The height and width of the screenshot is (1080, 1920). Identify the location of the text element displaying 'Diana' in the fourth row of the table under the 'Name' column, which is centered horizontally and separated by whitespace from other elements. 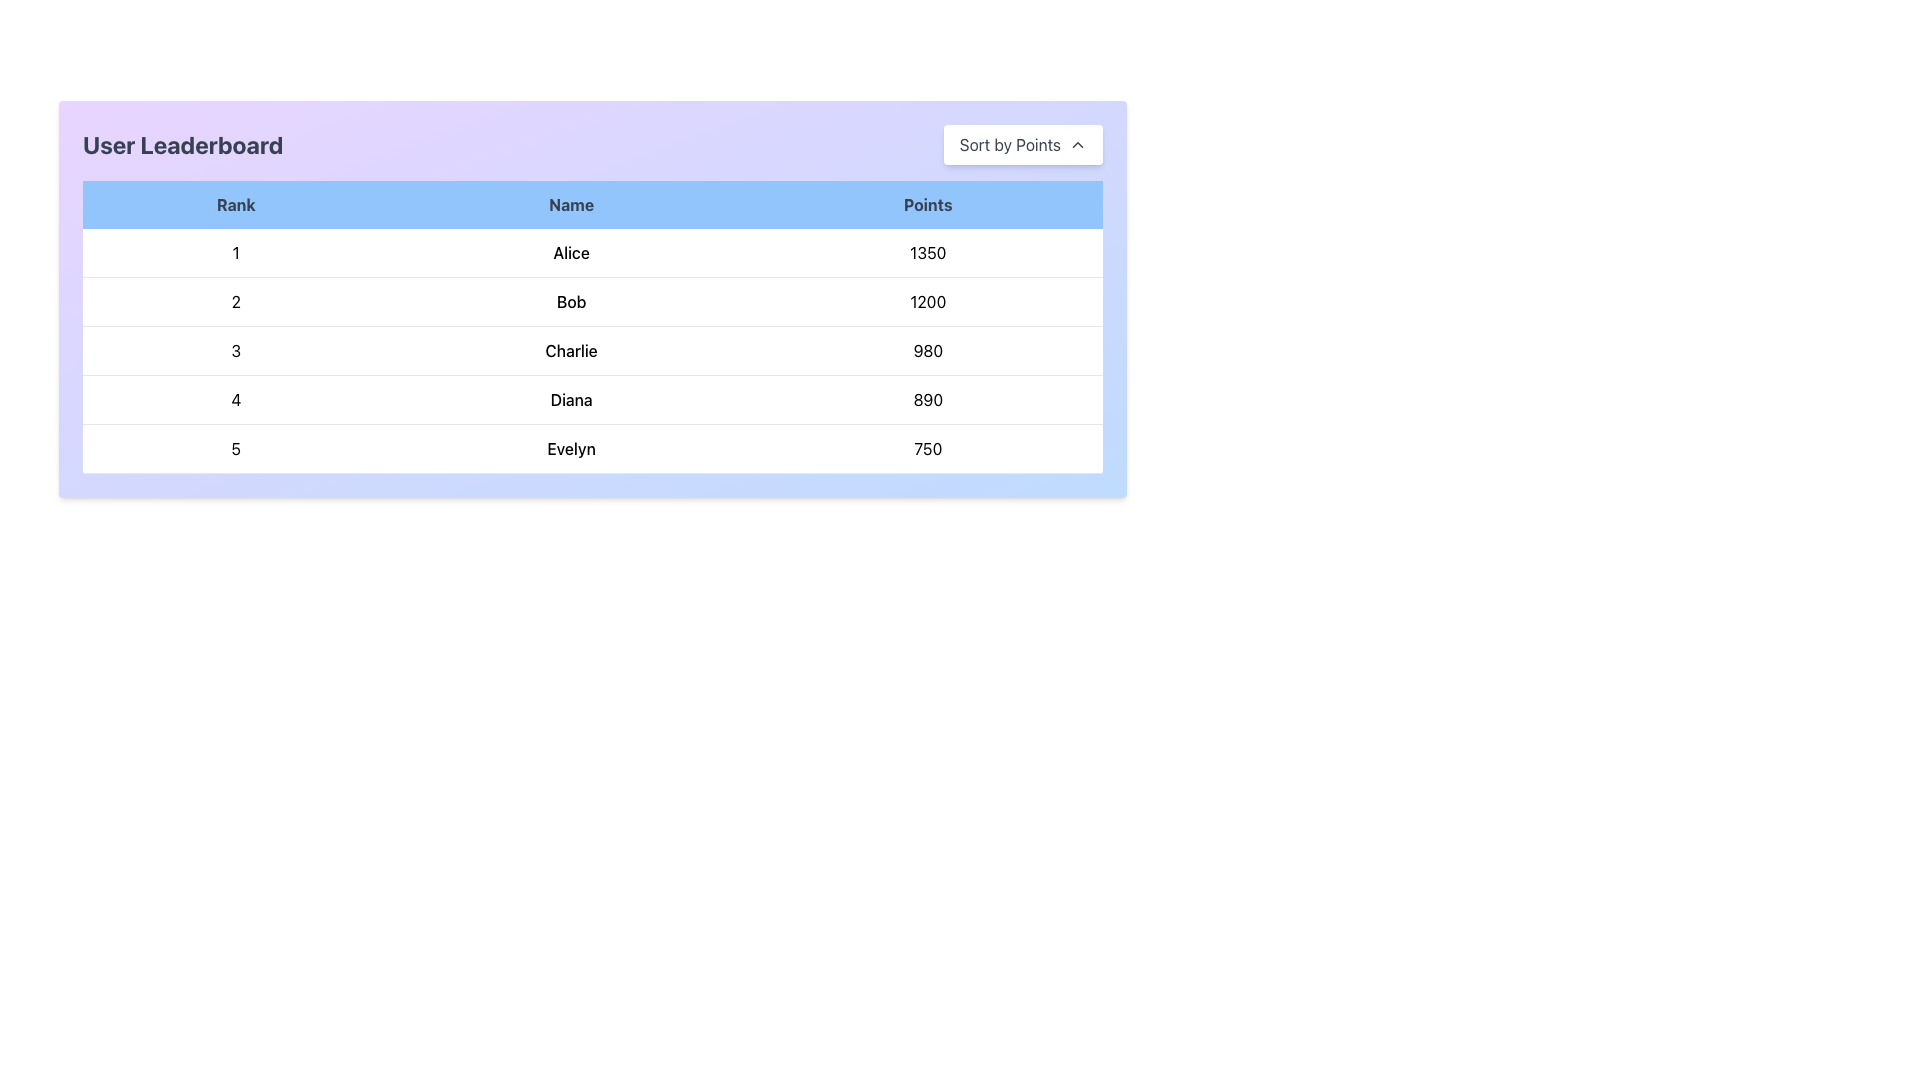
(570, 400).